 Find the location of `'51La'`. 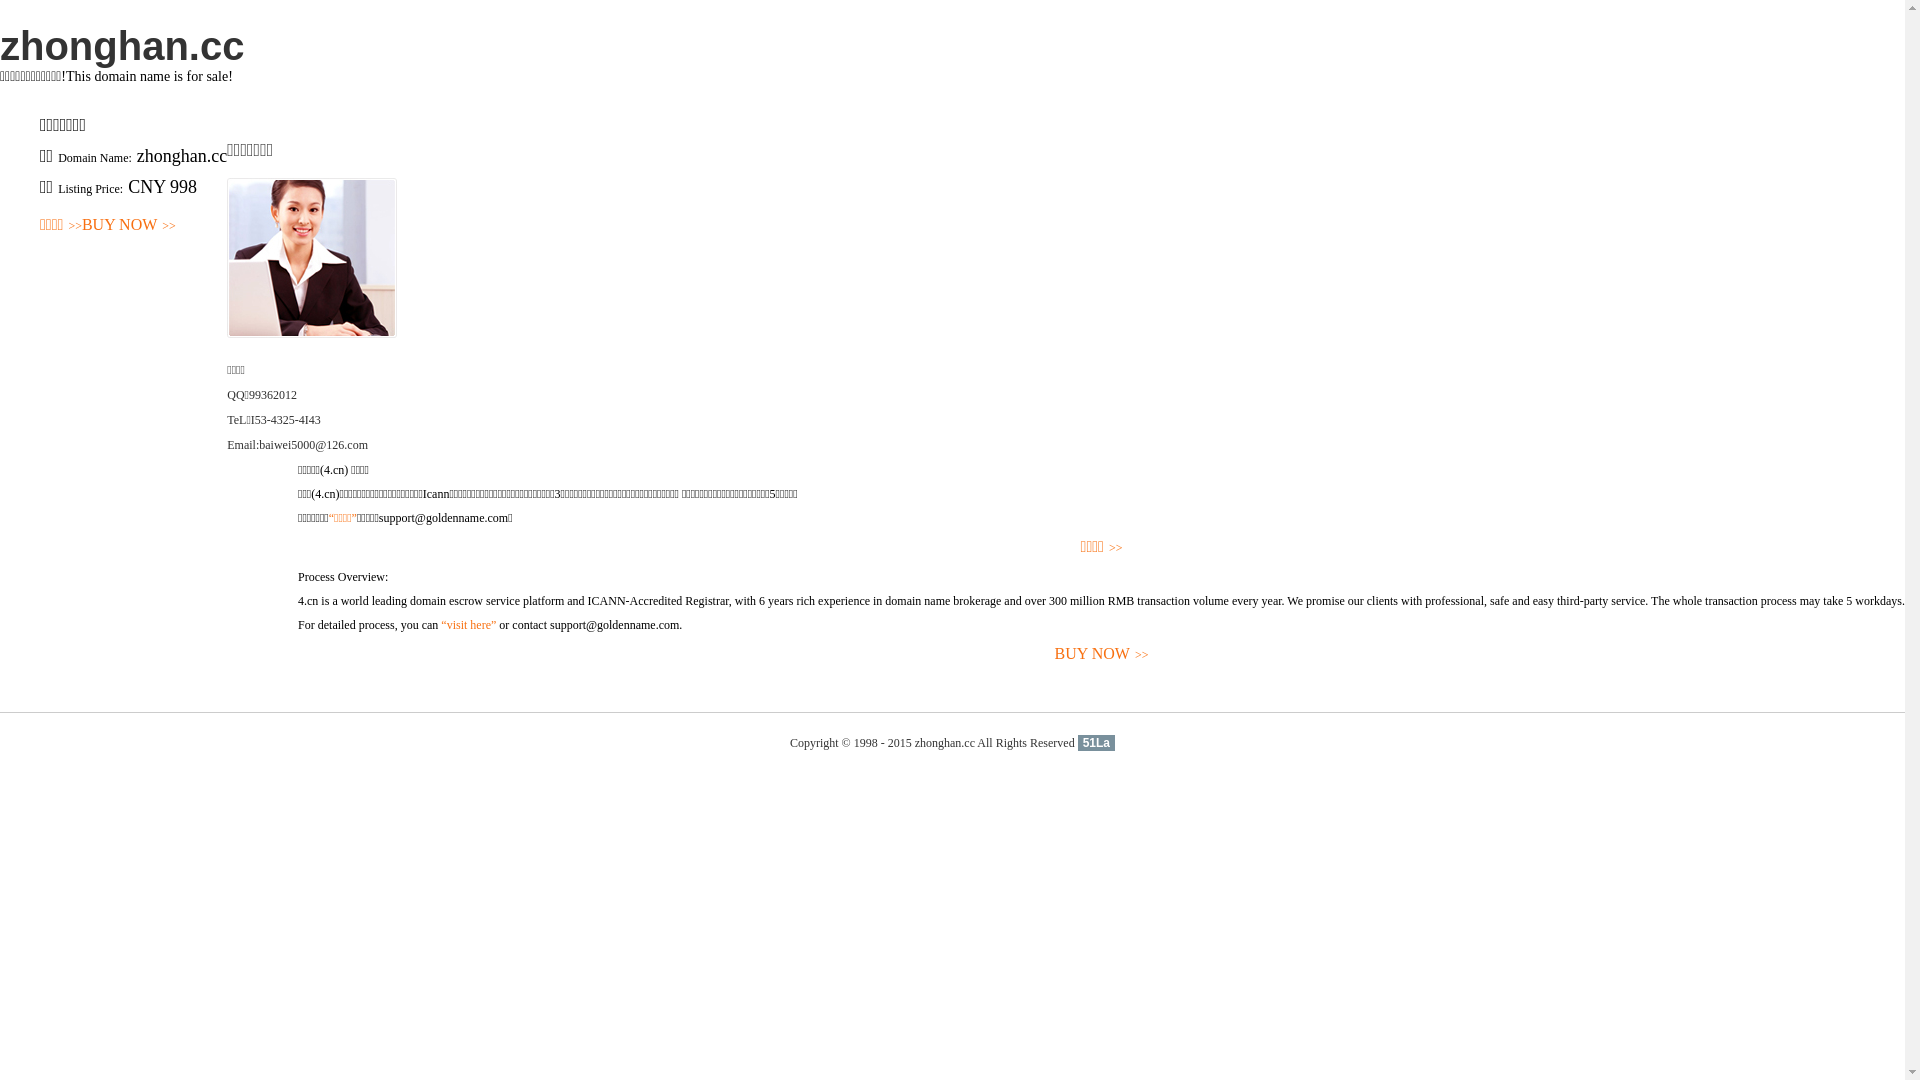

'51La' is located at coordinates (1095, 743).